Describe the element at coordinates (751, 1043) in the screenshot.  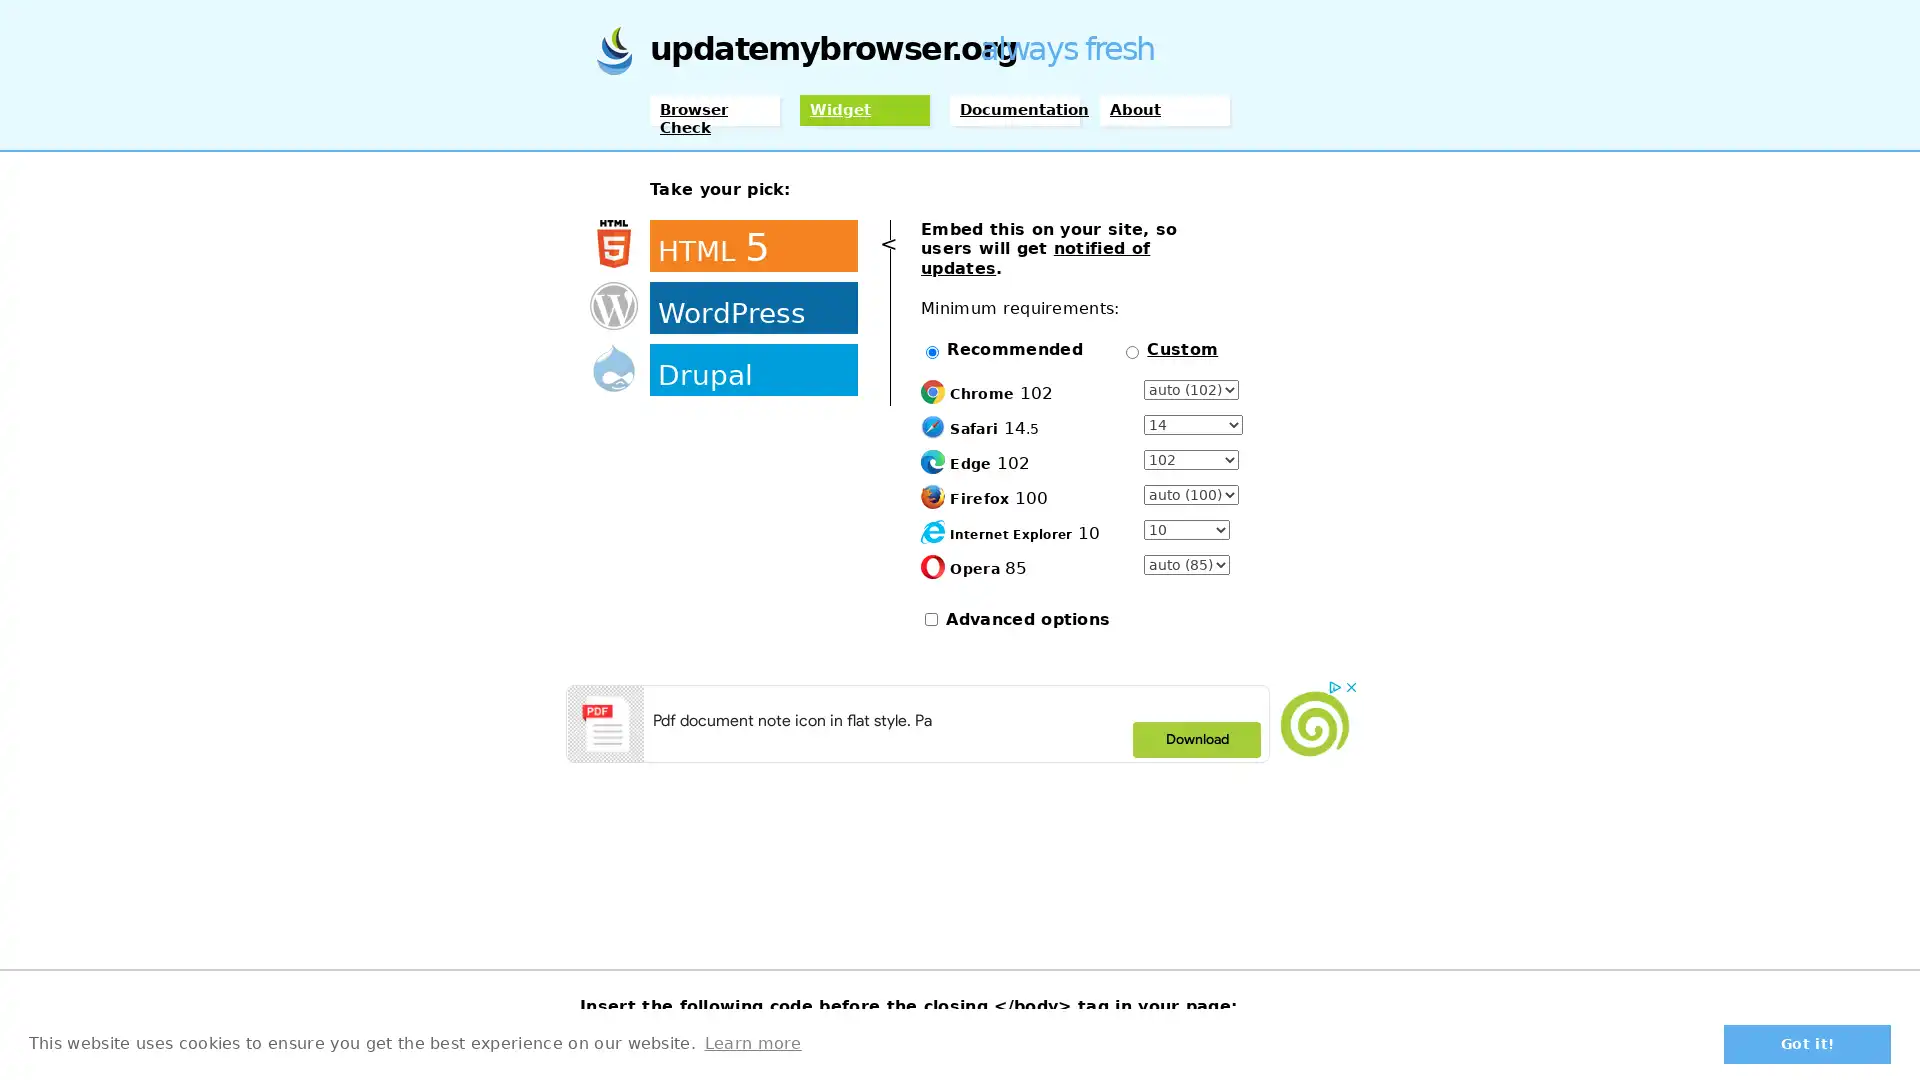
I see `learn more about cookies` at that location.